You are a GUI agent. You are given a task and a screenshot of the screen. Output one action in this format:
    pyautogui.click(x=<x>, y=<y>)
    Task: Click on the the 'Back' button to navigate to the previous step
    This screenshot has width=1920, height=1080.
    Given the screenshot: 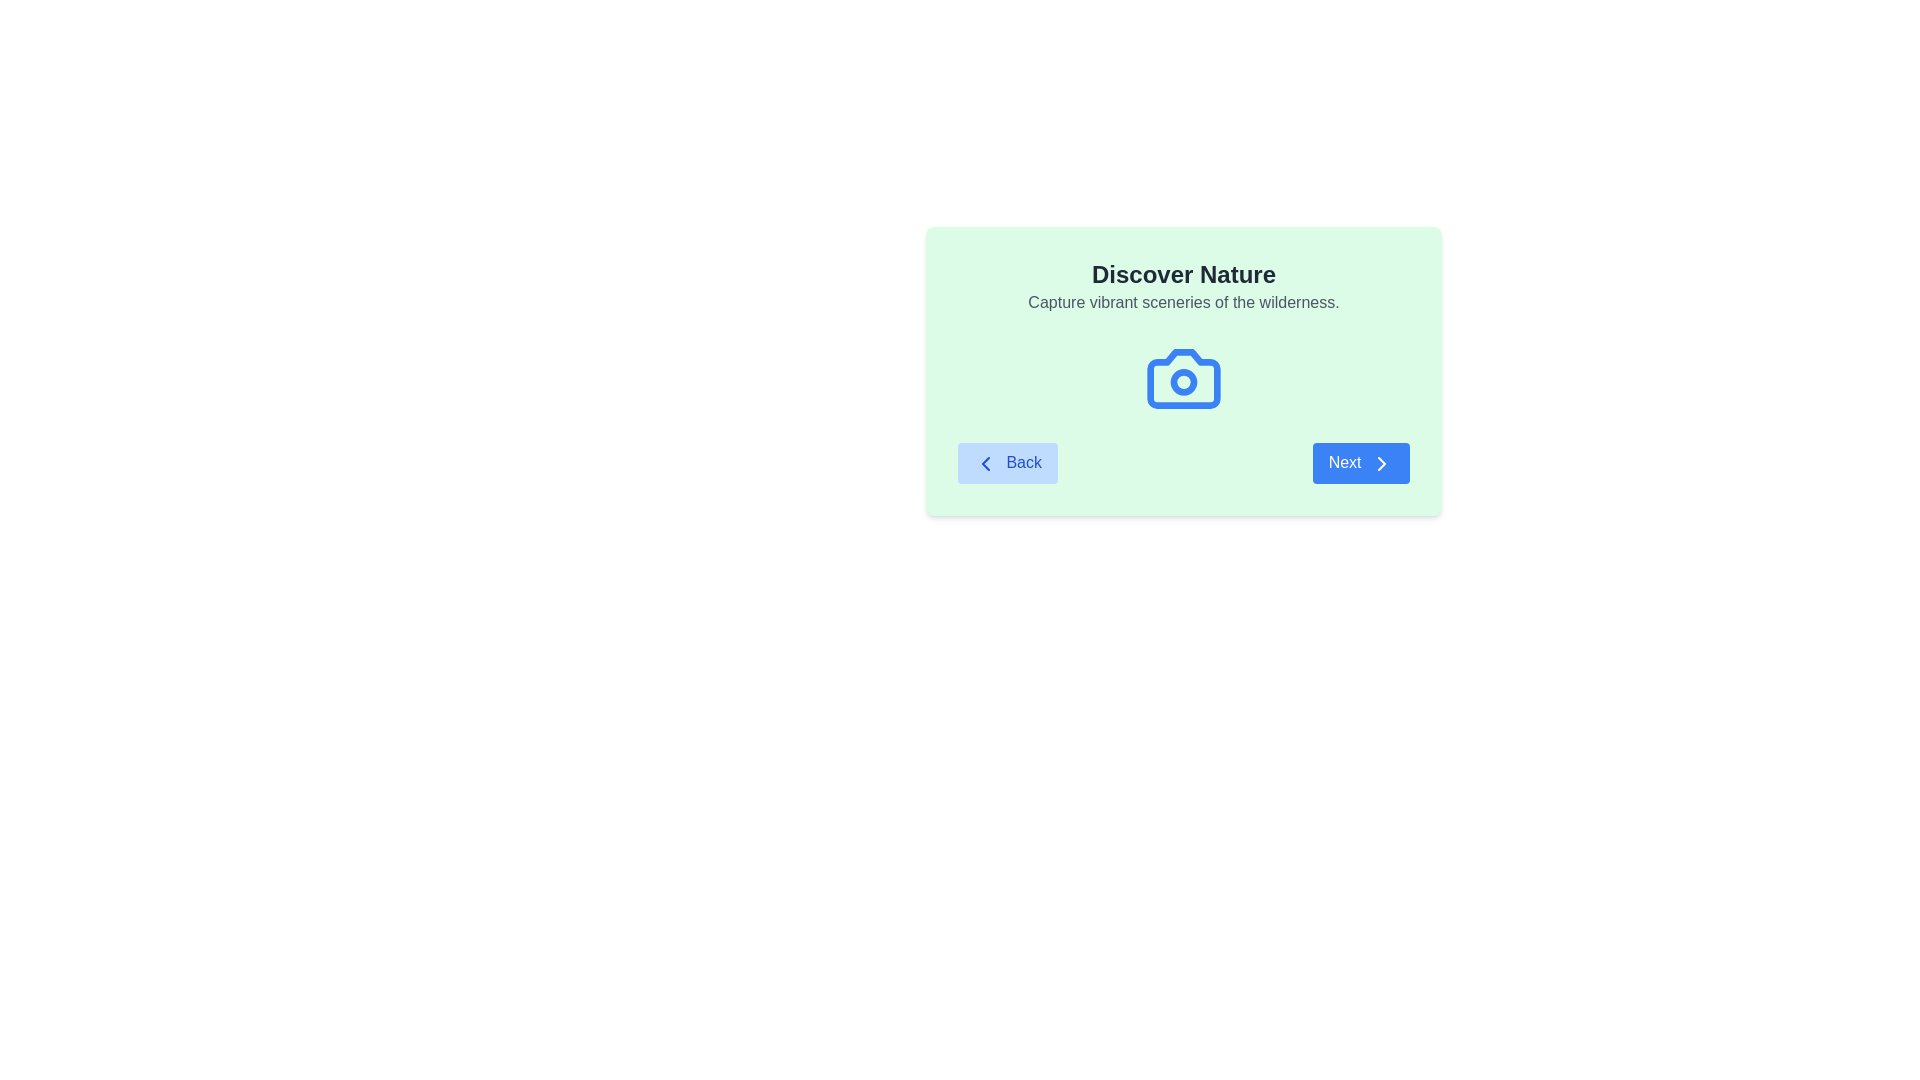 What is the action you would take?
    pyautogui.click(x=1008, y=462)
    